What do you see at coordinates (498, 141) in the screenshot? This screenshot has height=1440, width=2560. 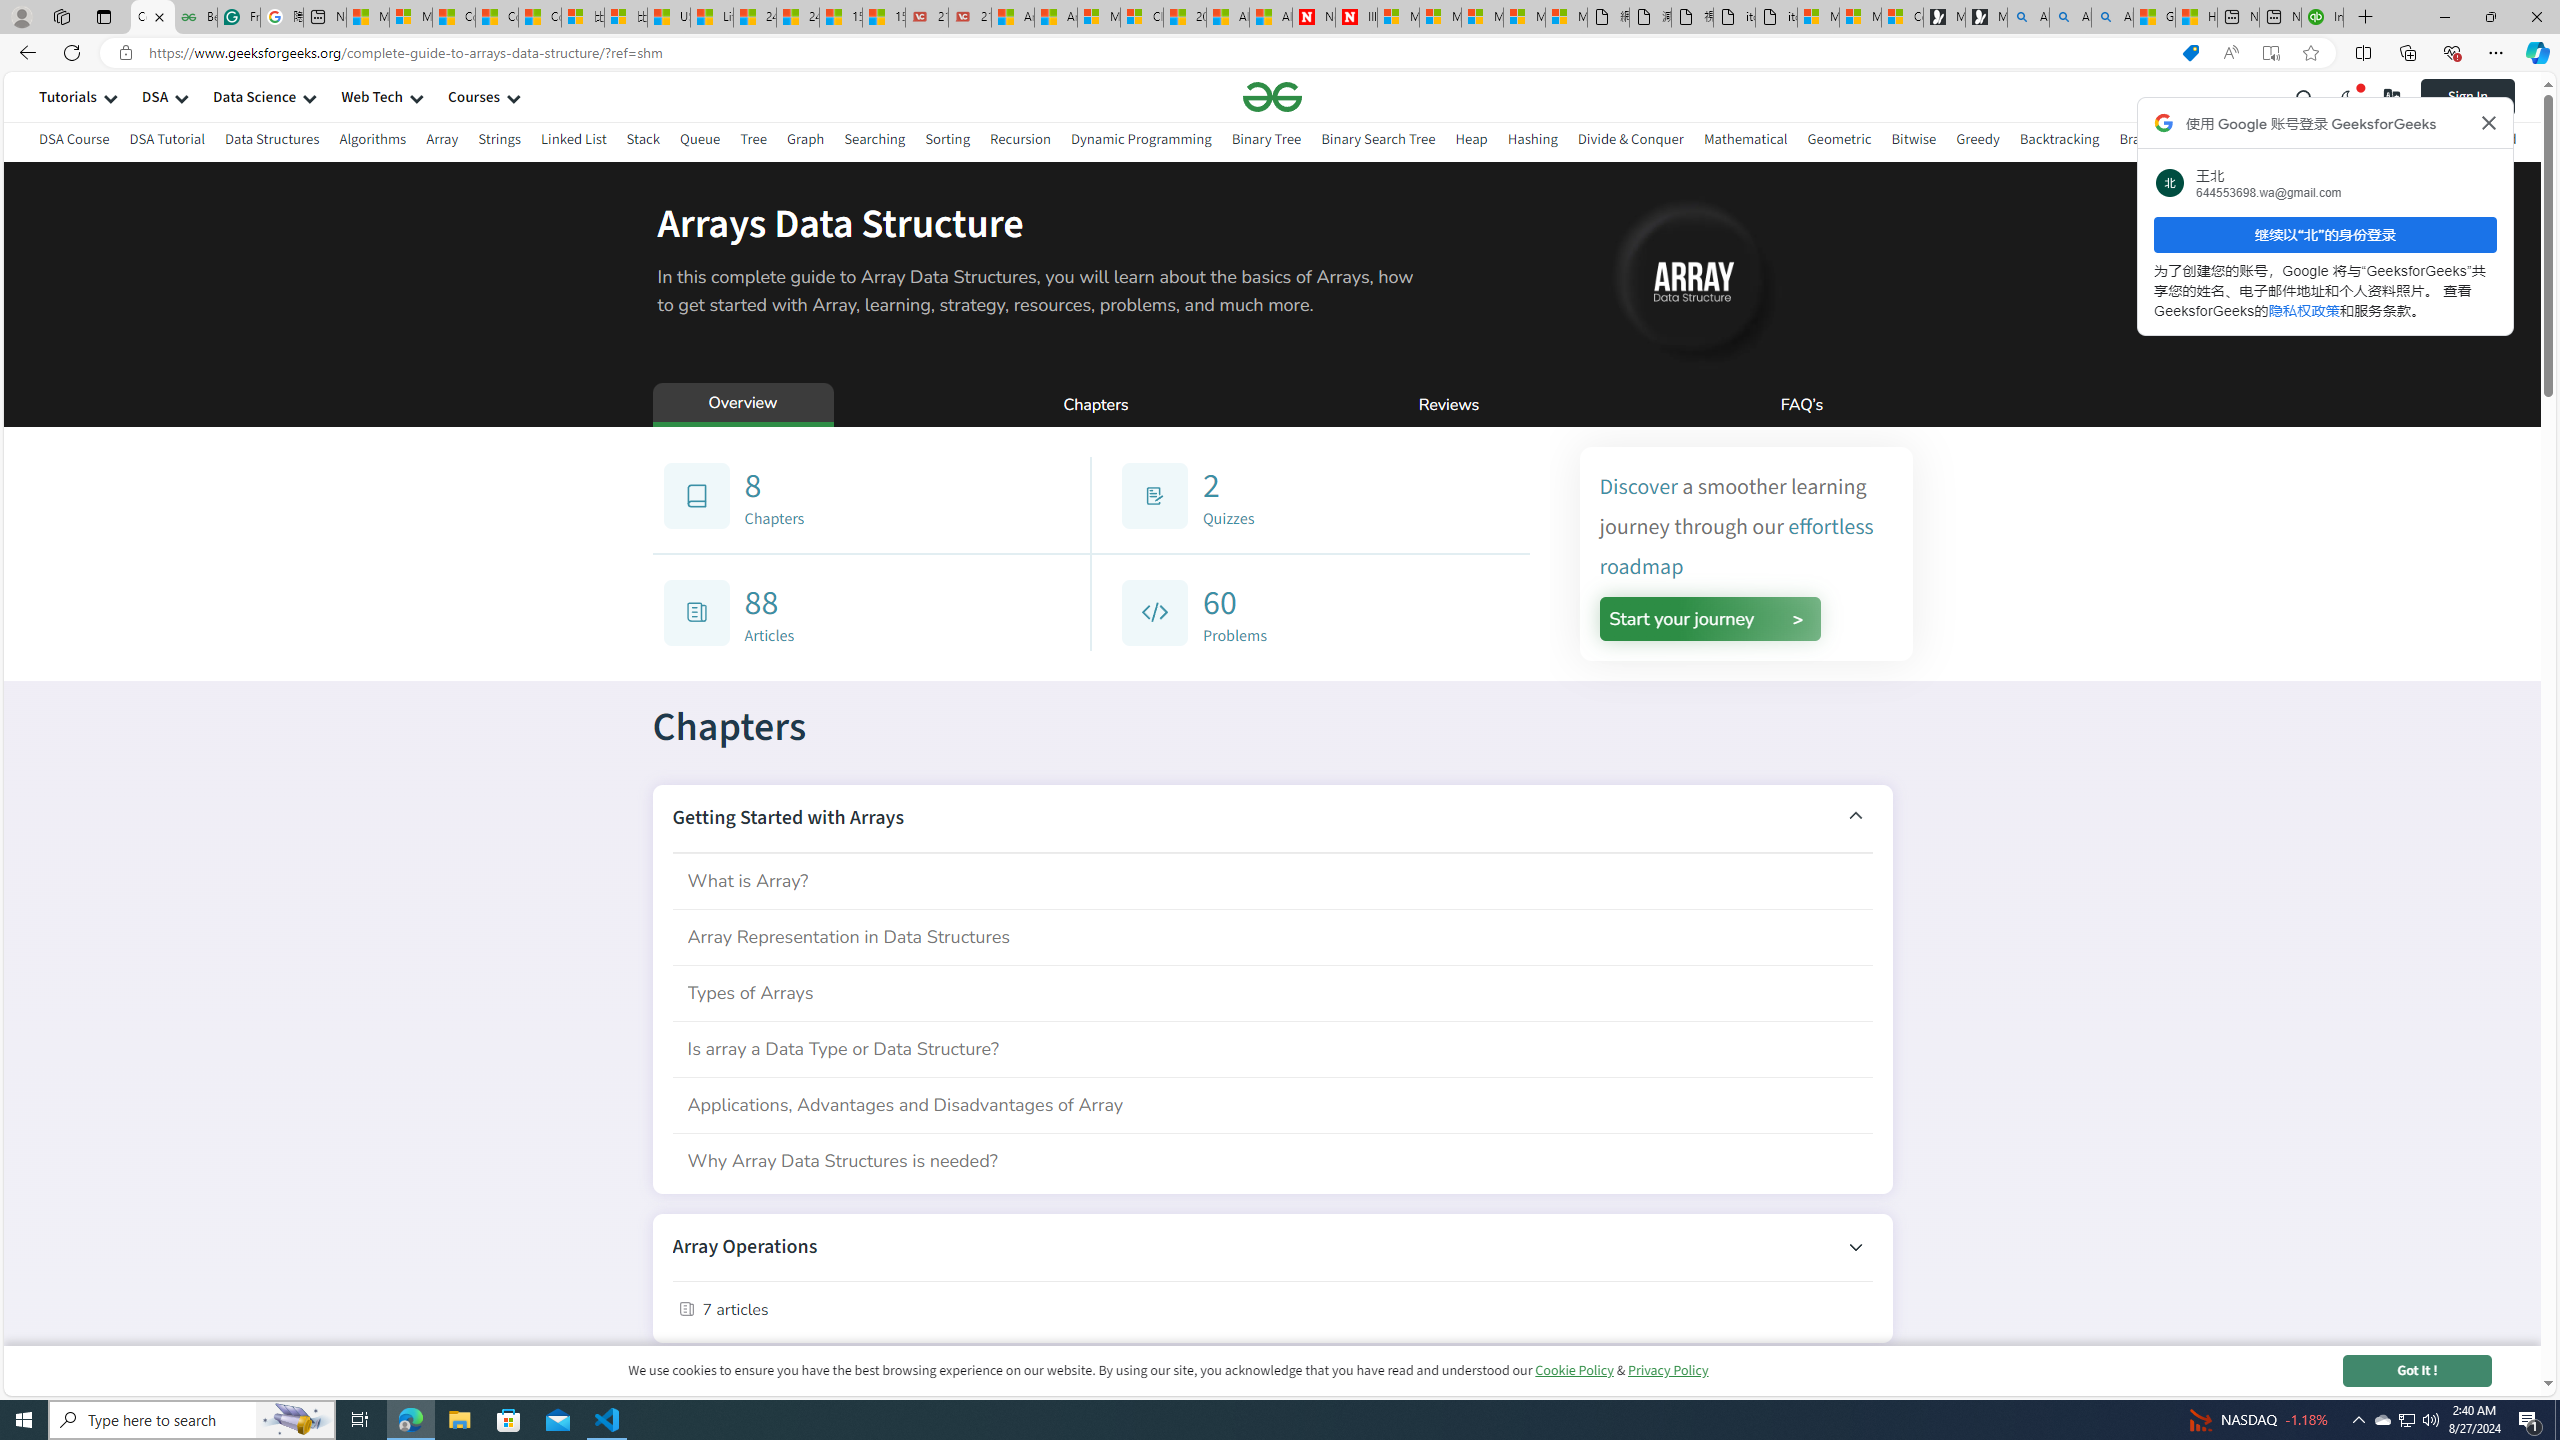 I see `'Strings'` at bounding box center [498, 141].